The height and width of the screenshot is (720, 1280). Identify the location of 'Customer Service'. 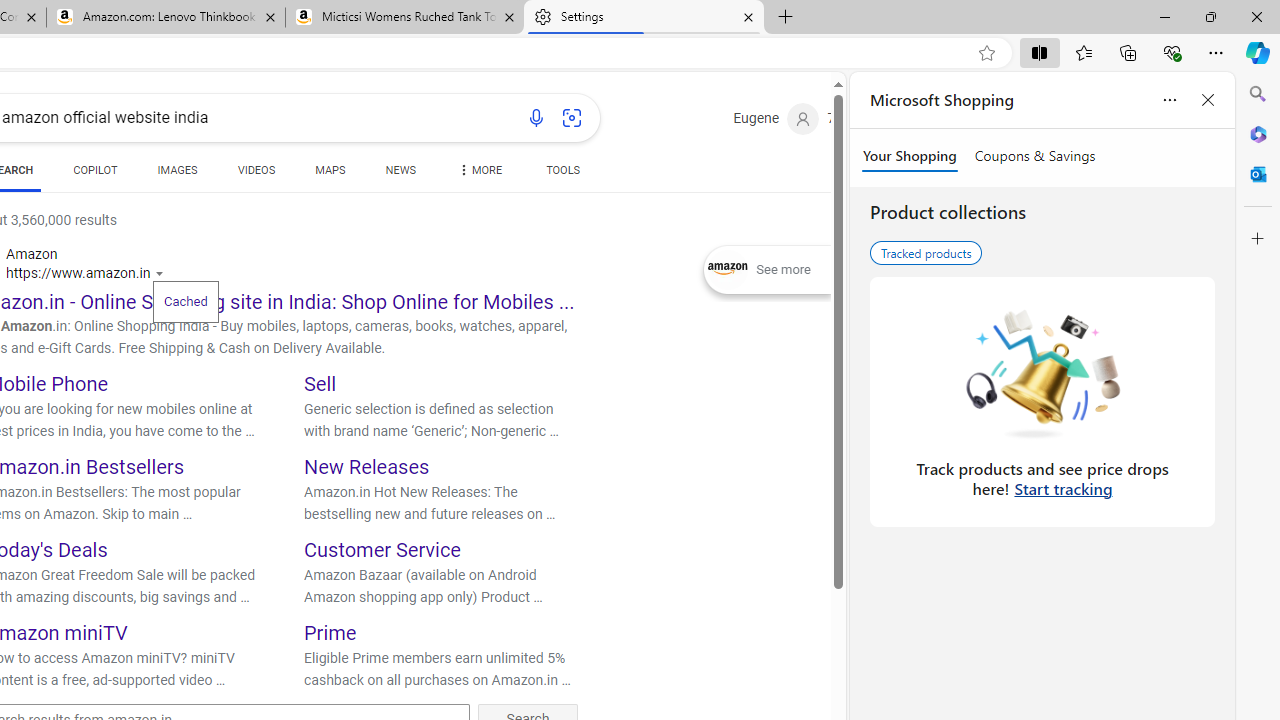
(382, 550).